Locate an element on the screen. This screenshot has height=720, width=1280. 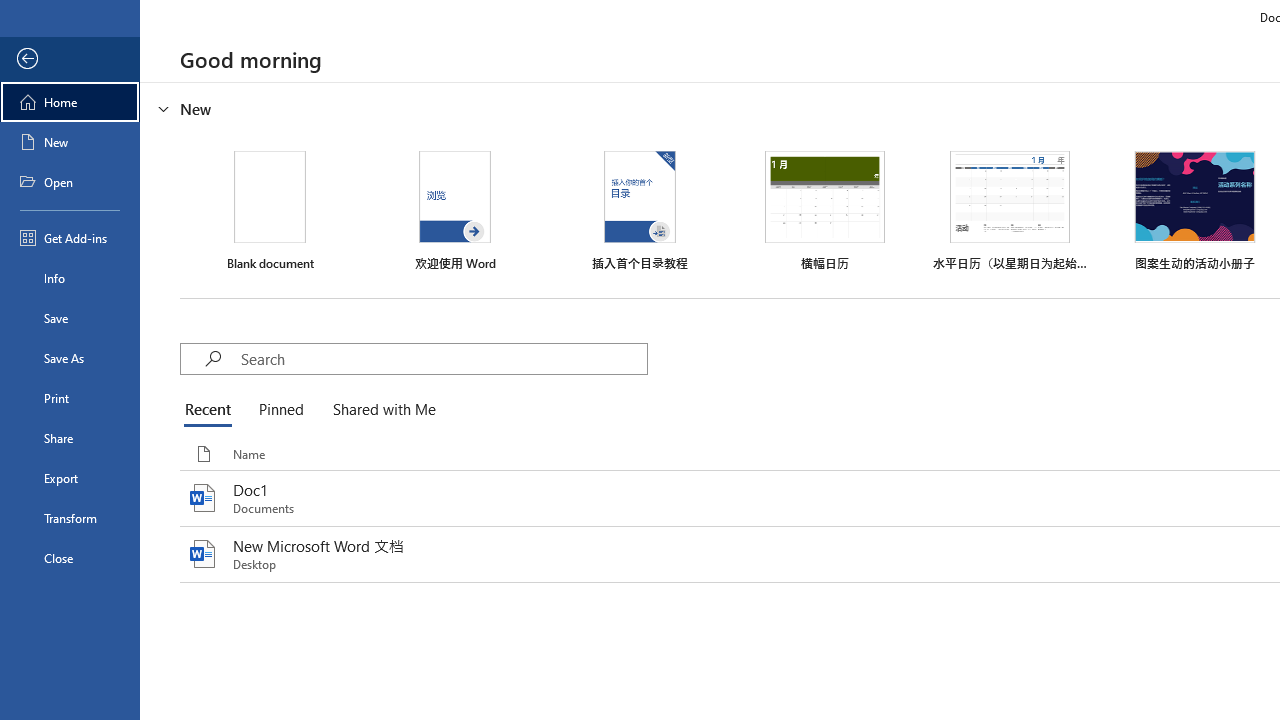
'Get Add-ins' is located at coordinates (69, 236).